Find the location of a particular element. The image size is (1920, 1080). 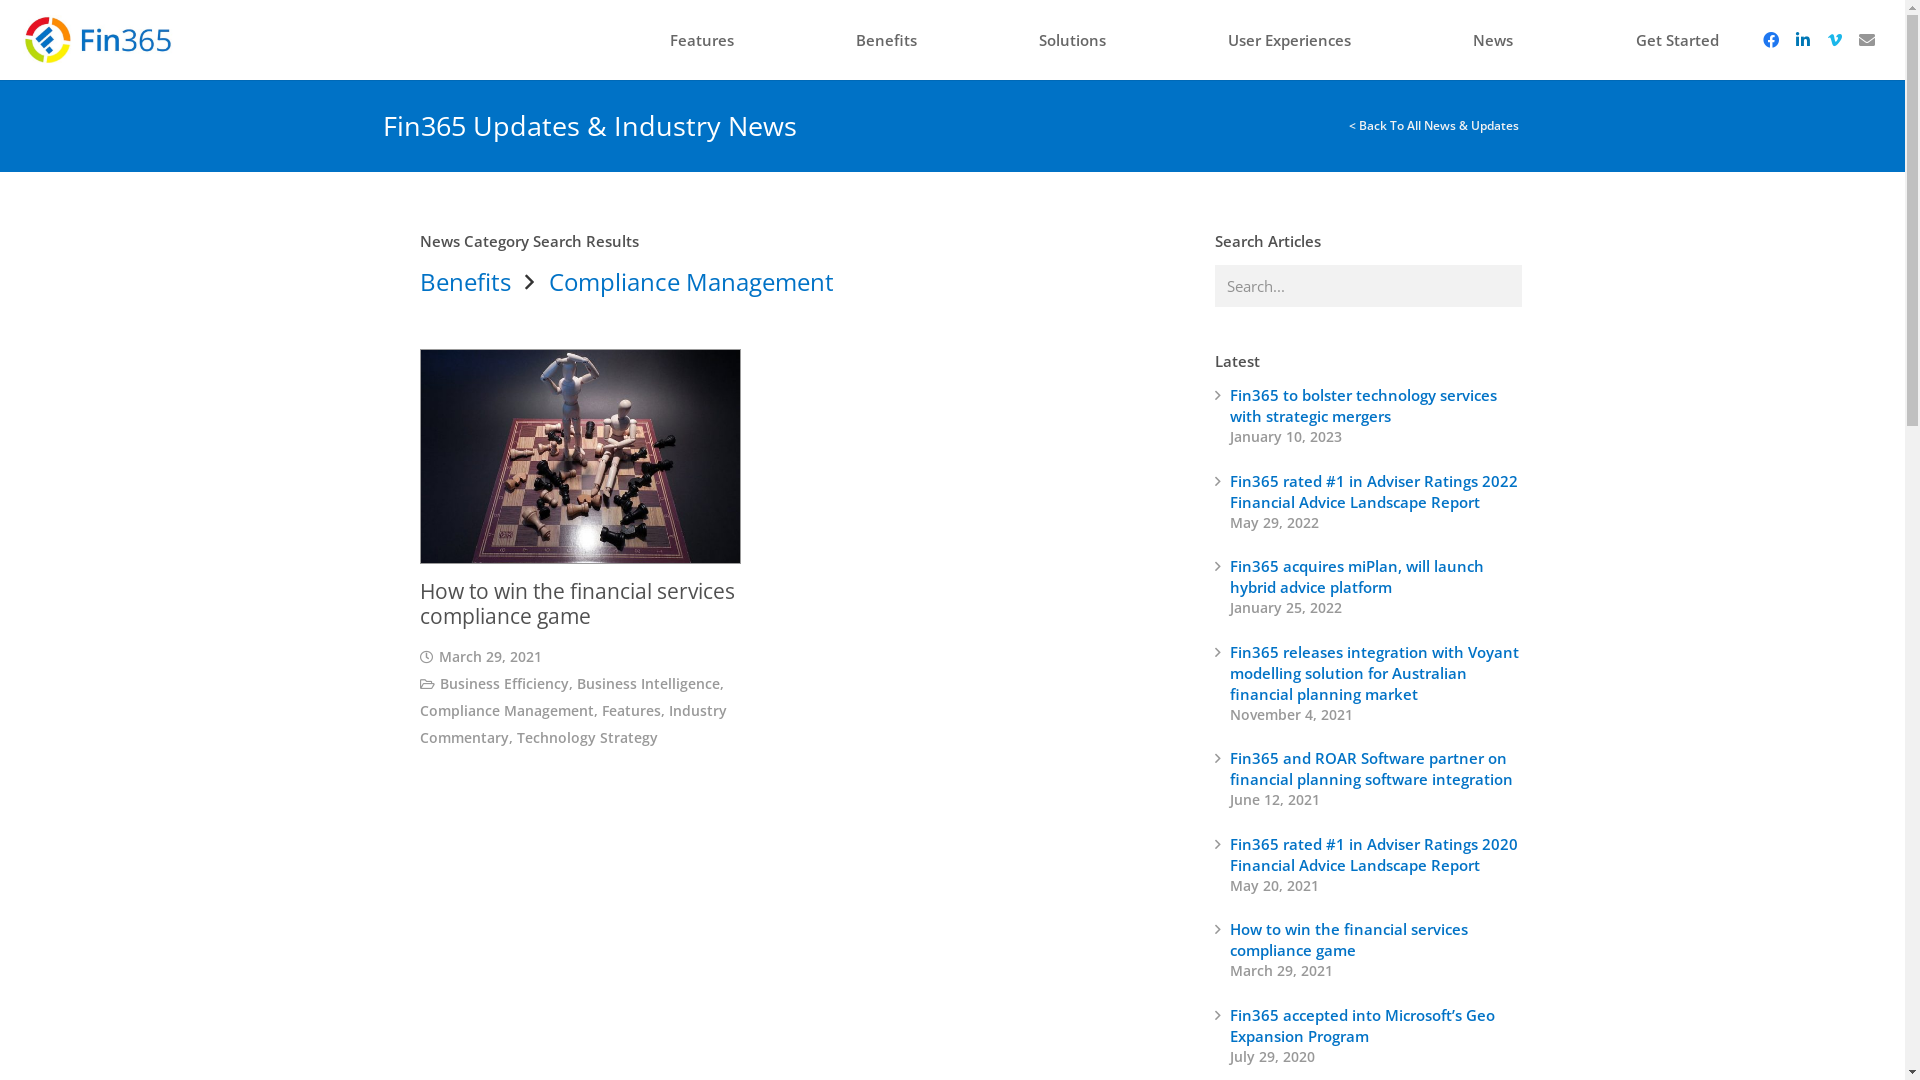

'Features' is located at coordinates (630, 709).